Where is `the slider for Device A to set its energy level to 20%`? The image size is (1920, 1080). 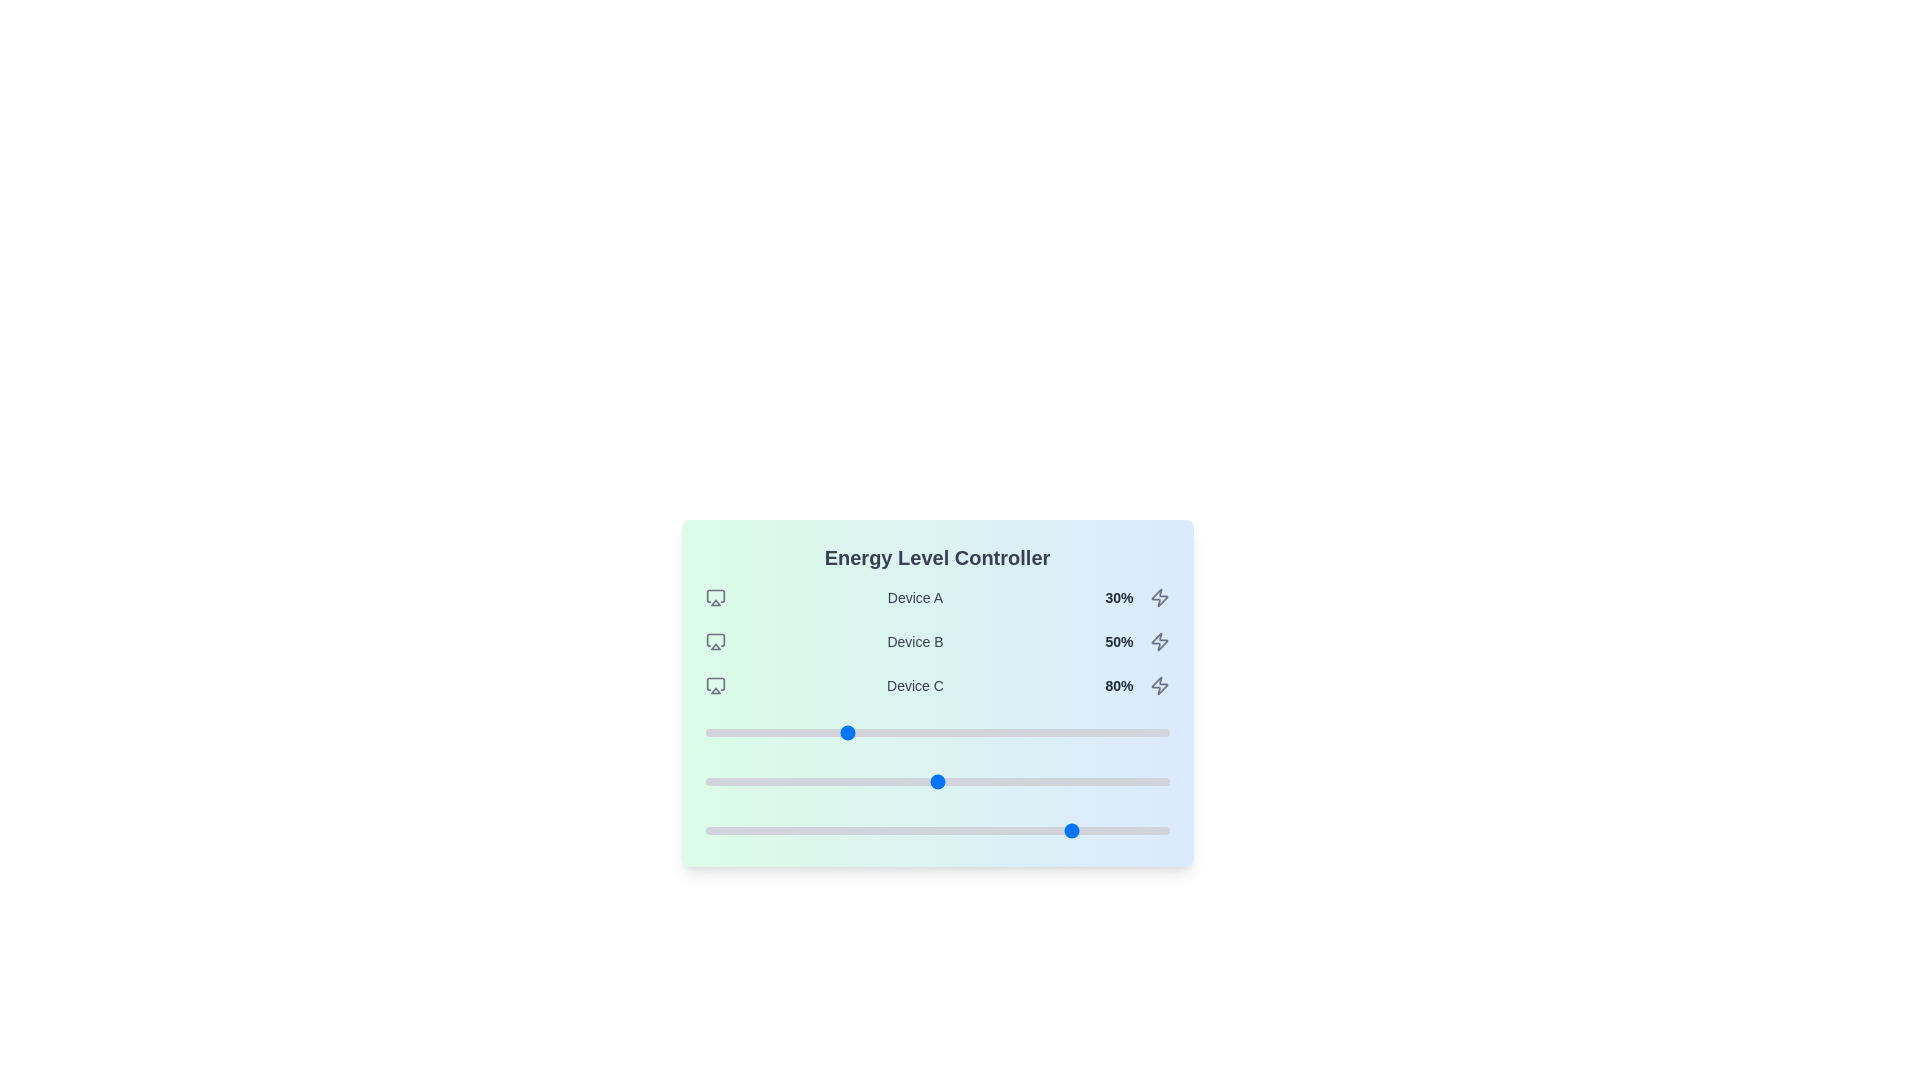
the slider for Device A to set its energy level to 20% is located at coordinates (797, 732).